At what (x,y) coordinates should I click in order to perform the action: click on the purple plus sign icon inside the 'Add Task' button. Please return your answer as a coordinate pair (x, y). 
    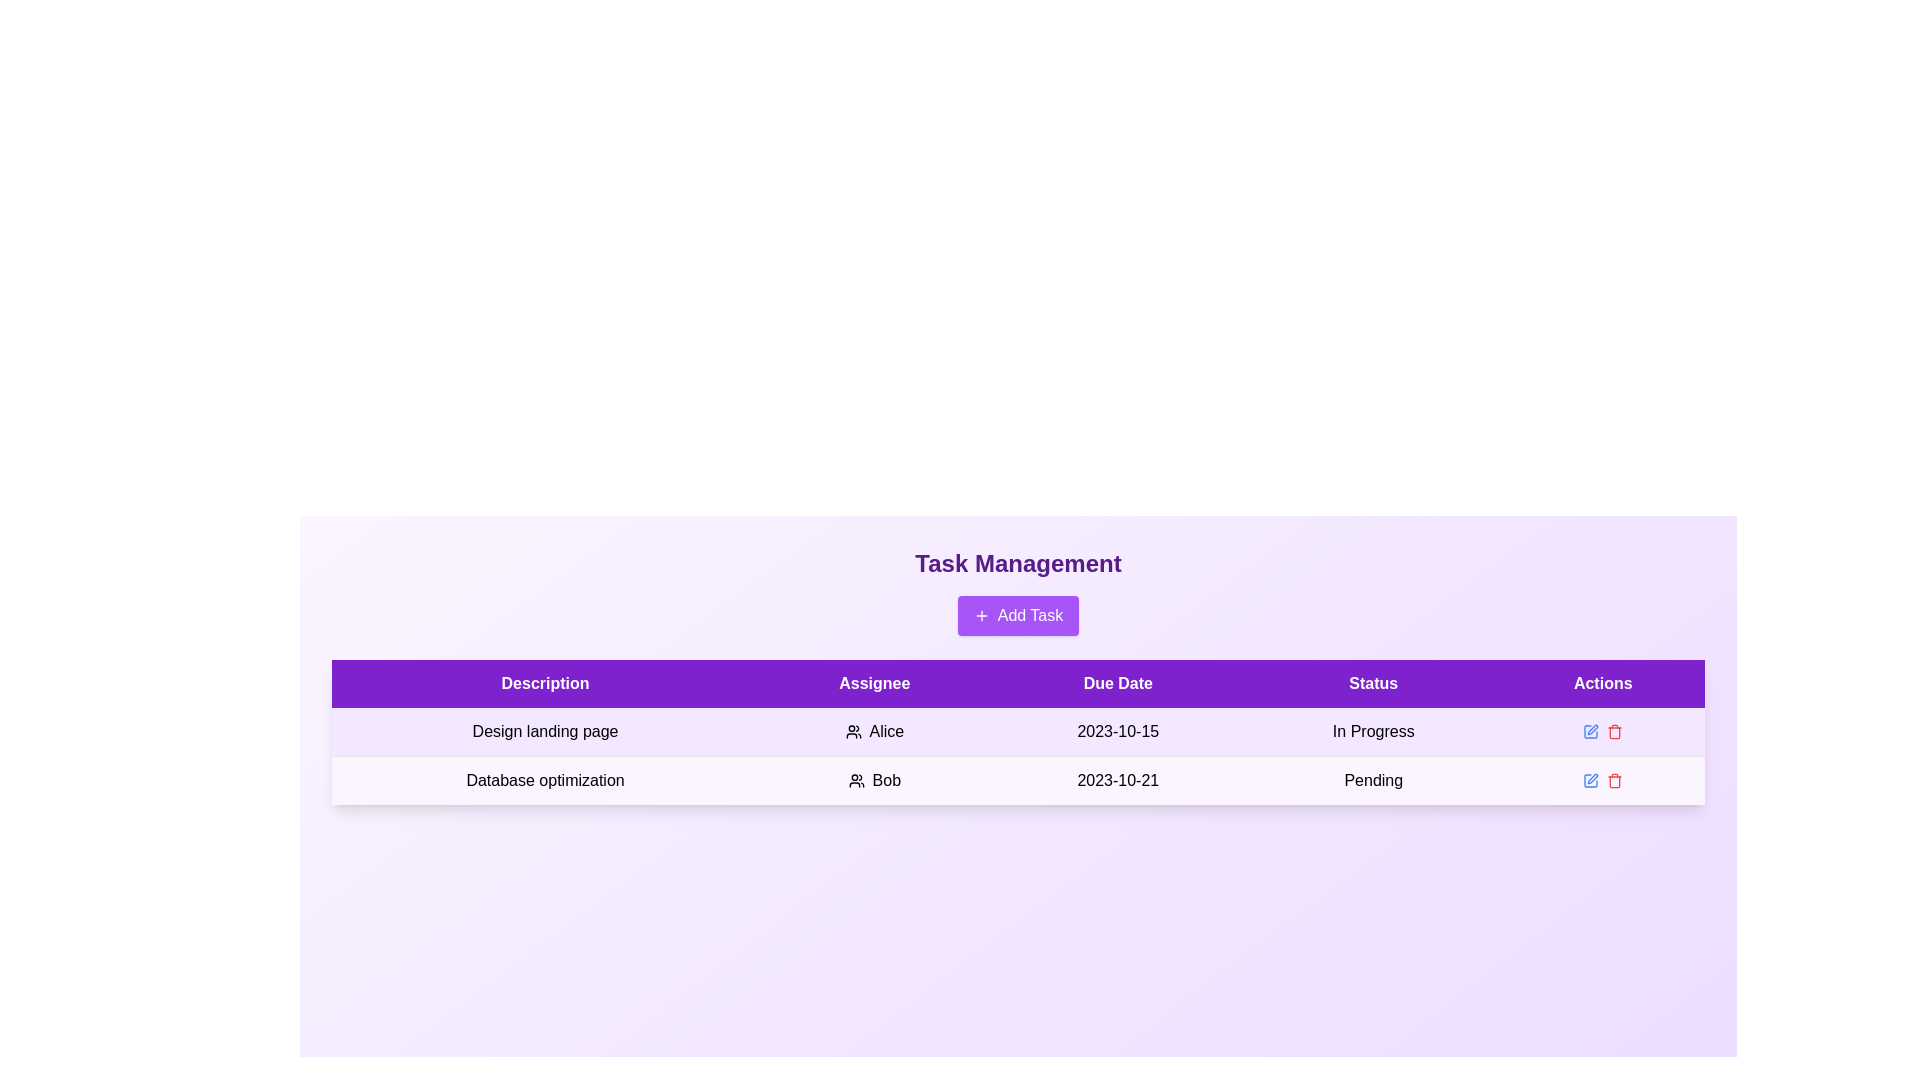
    Looking at the image, I should click on (981, 615).